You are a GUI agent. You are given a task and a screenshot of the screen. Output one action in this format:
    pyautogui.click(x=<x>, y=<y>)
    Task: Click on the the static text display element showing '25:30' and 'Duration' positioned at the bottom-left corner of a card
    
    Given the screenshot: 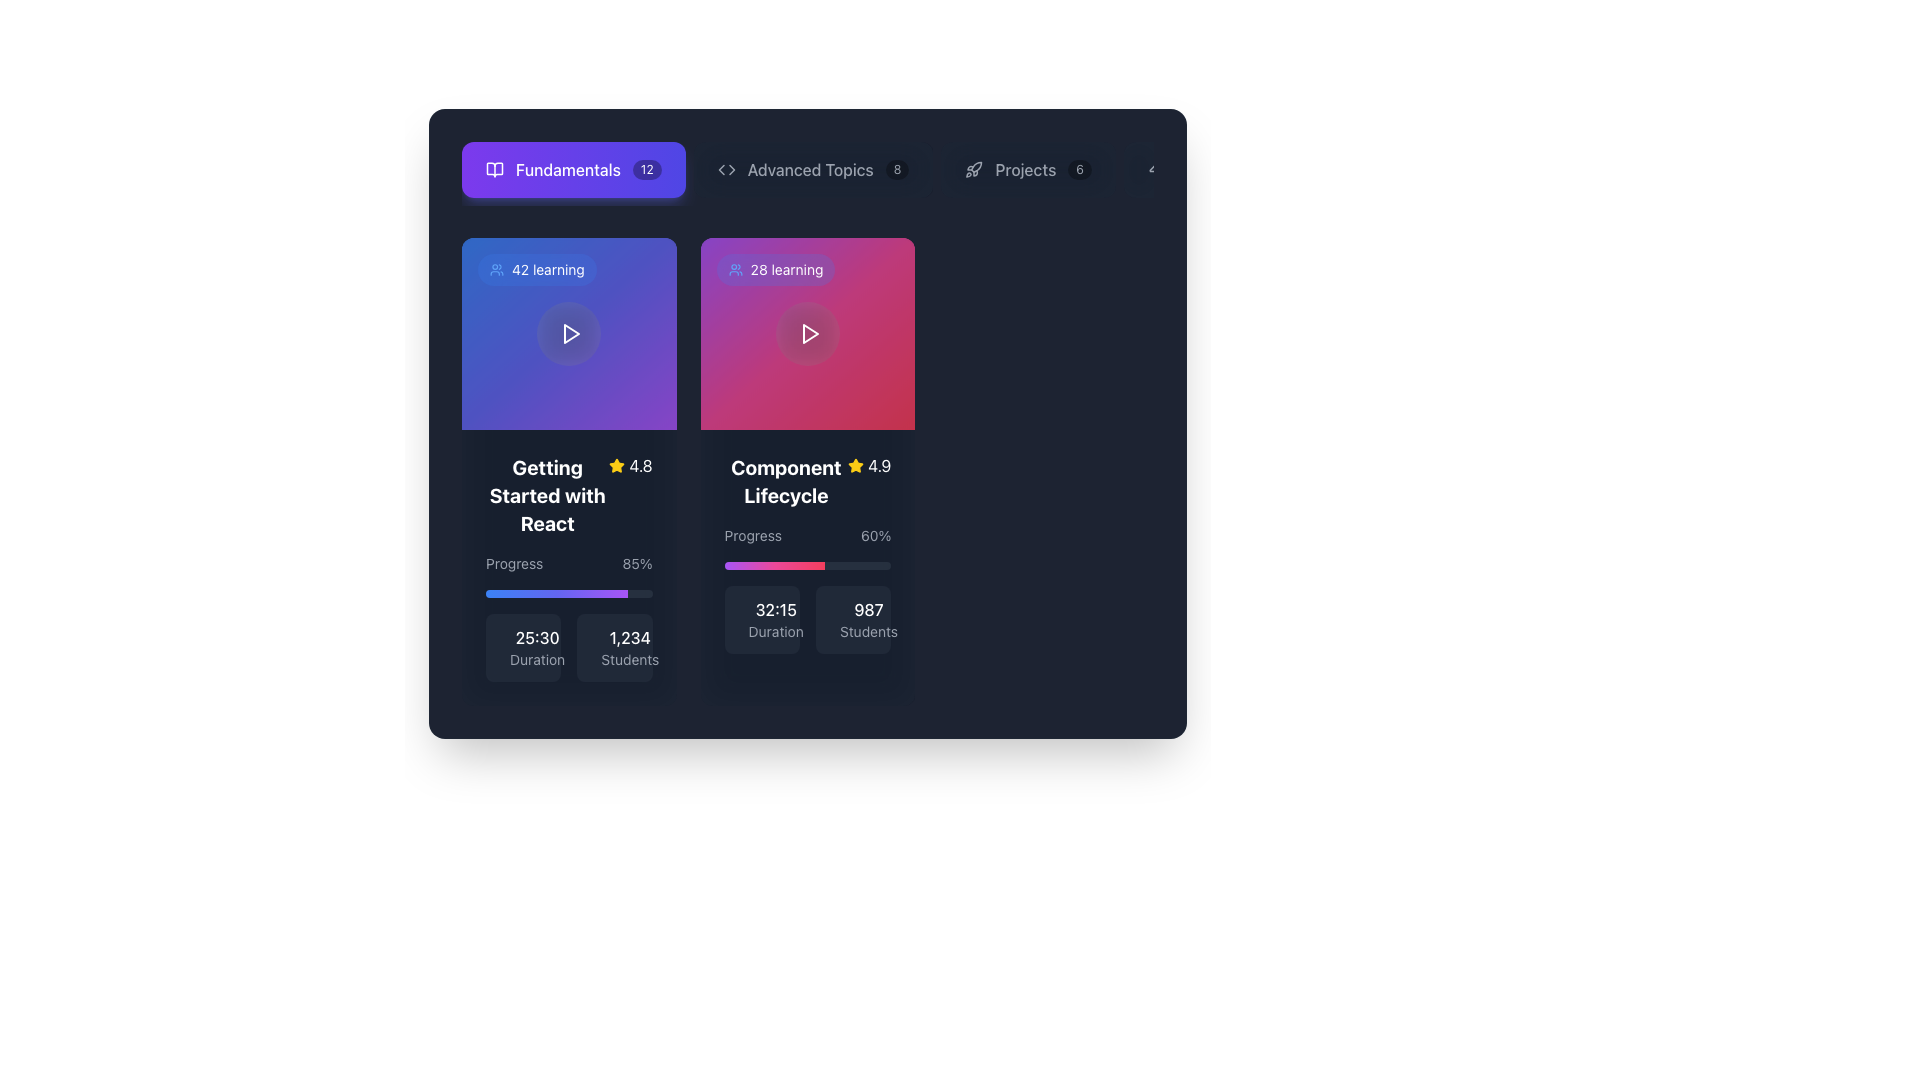 What is the action you would take?
    pyautogui.click(x=537, y=648)
    